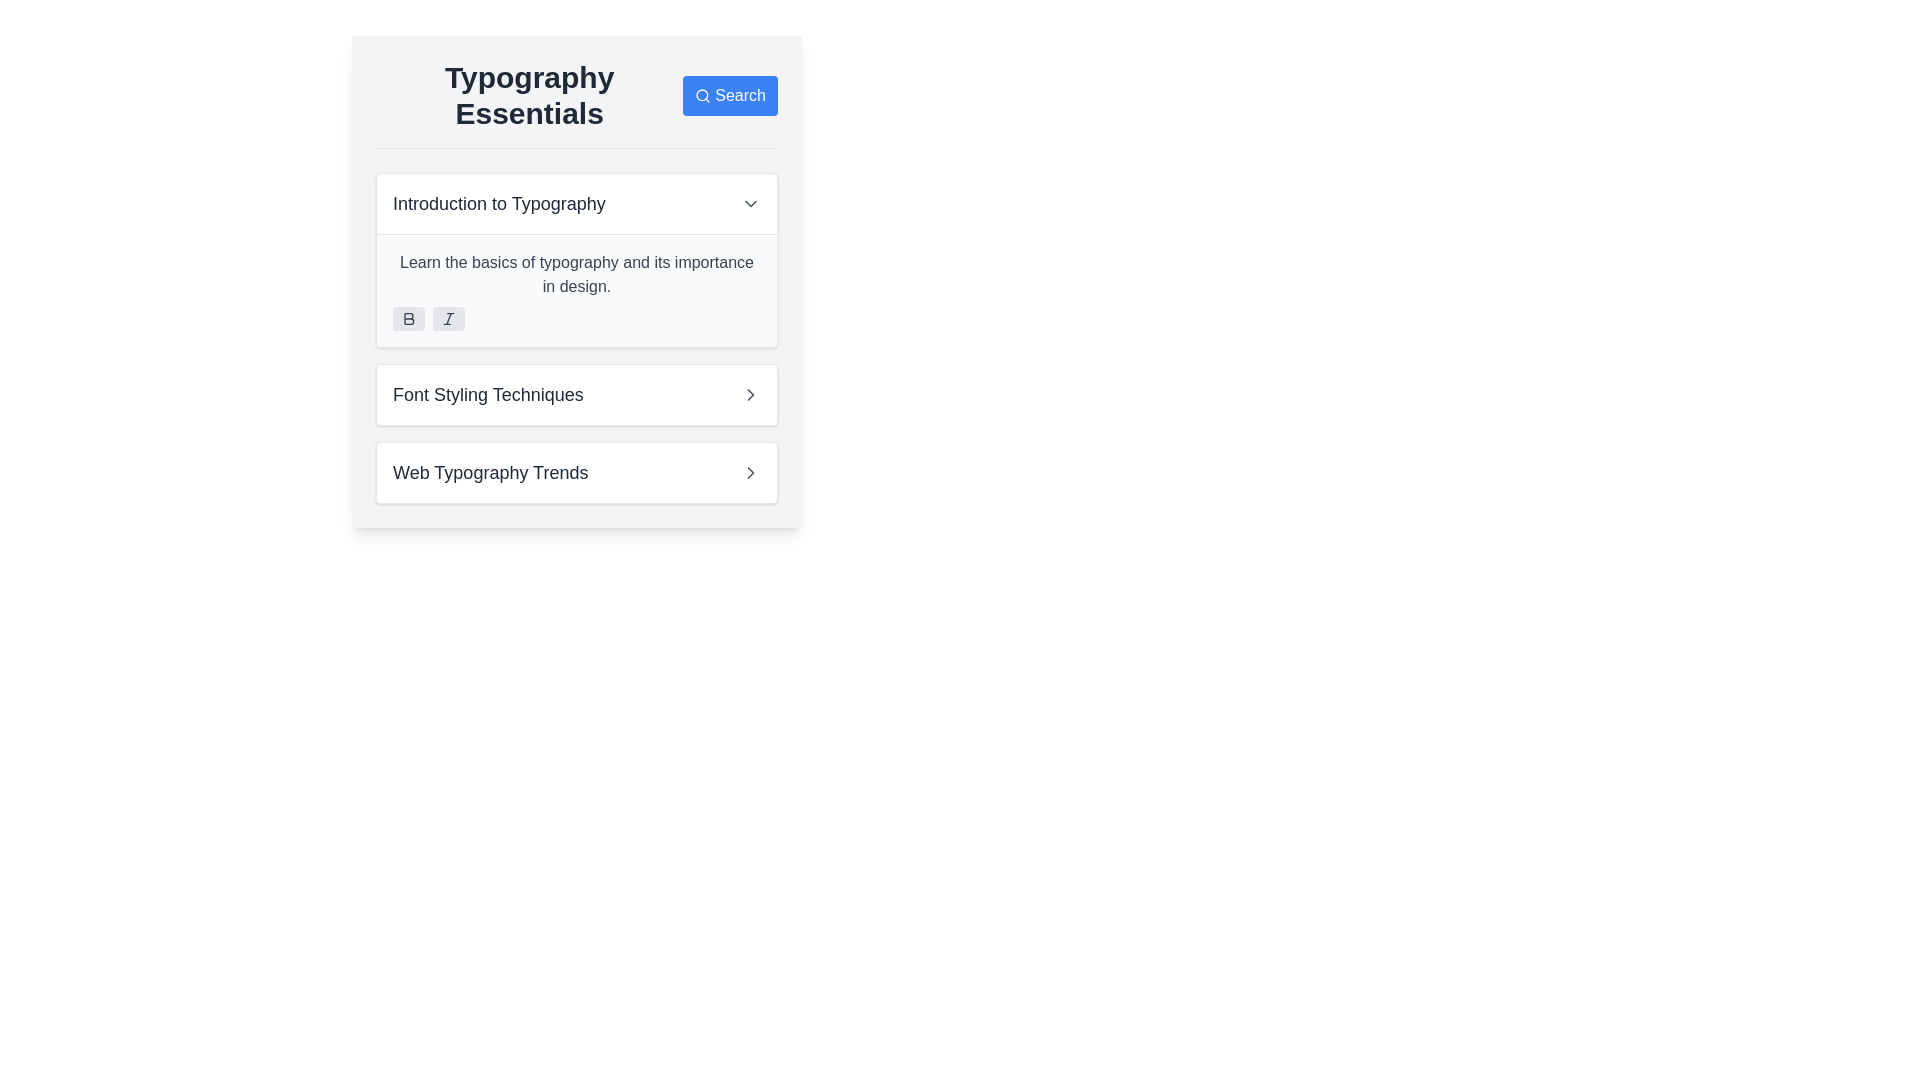 The image size is (1920, 1080). I want to click on descriptive text display located in the 'Introduction to Typography' section, which provides context about its content, so click(575, 274).